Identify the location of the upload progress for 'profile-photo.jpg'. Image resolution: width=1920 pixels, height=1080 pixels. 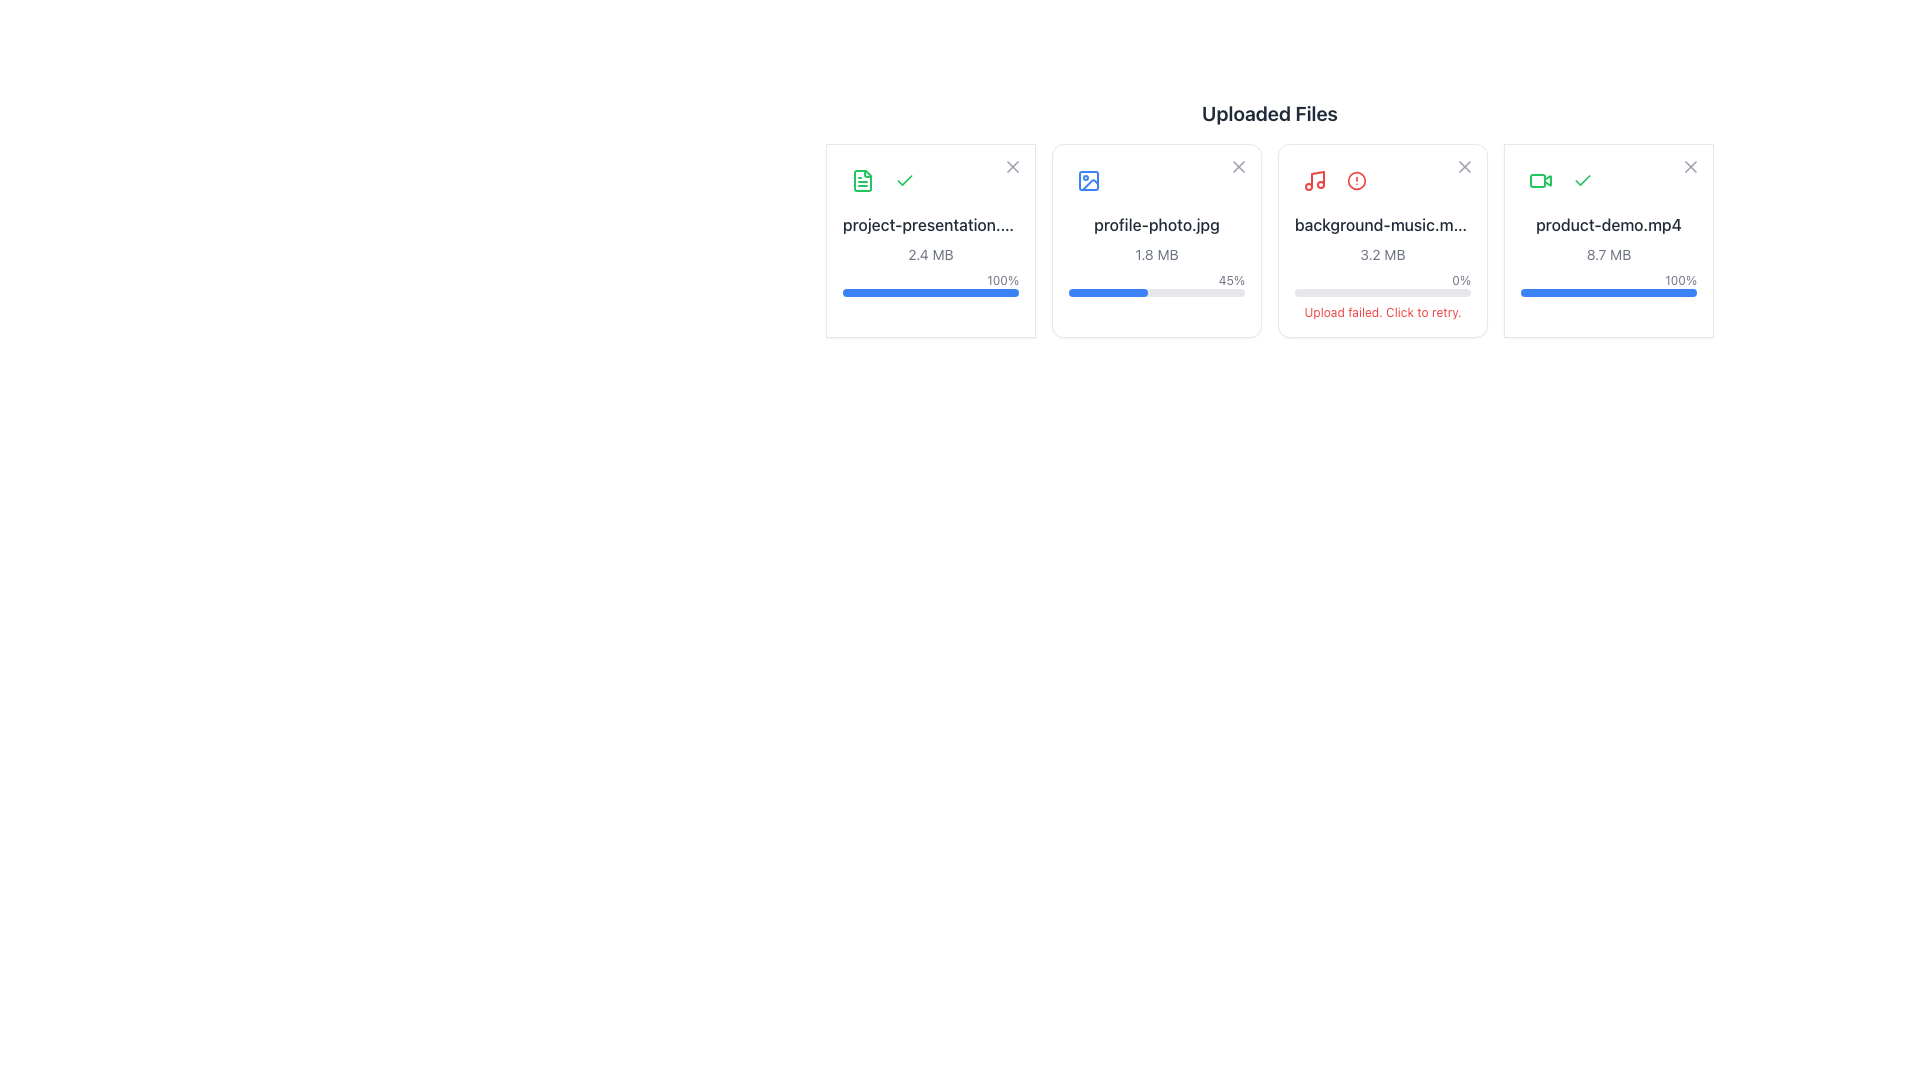
(1134, 293).